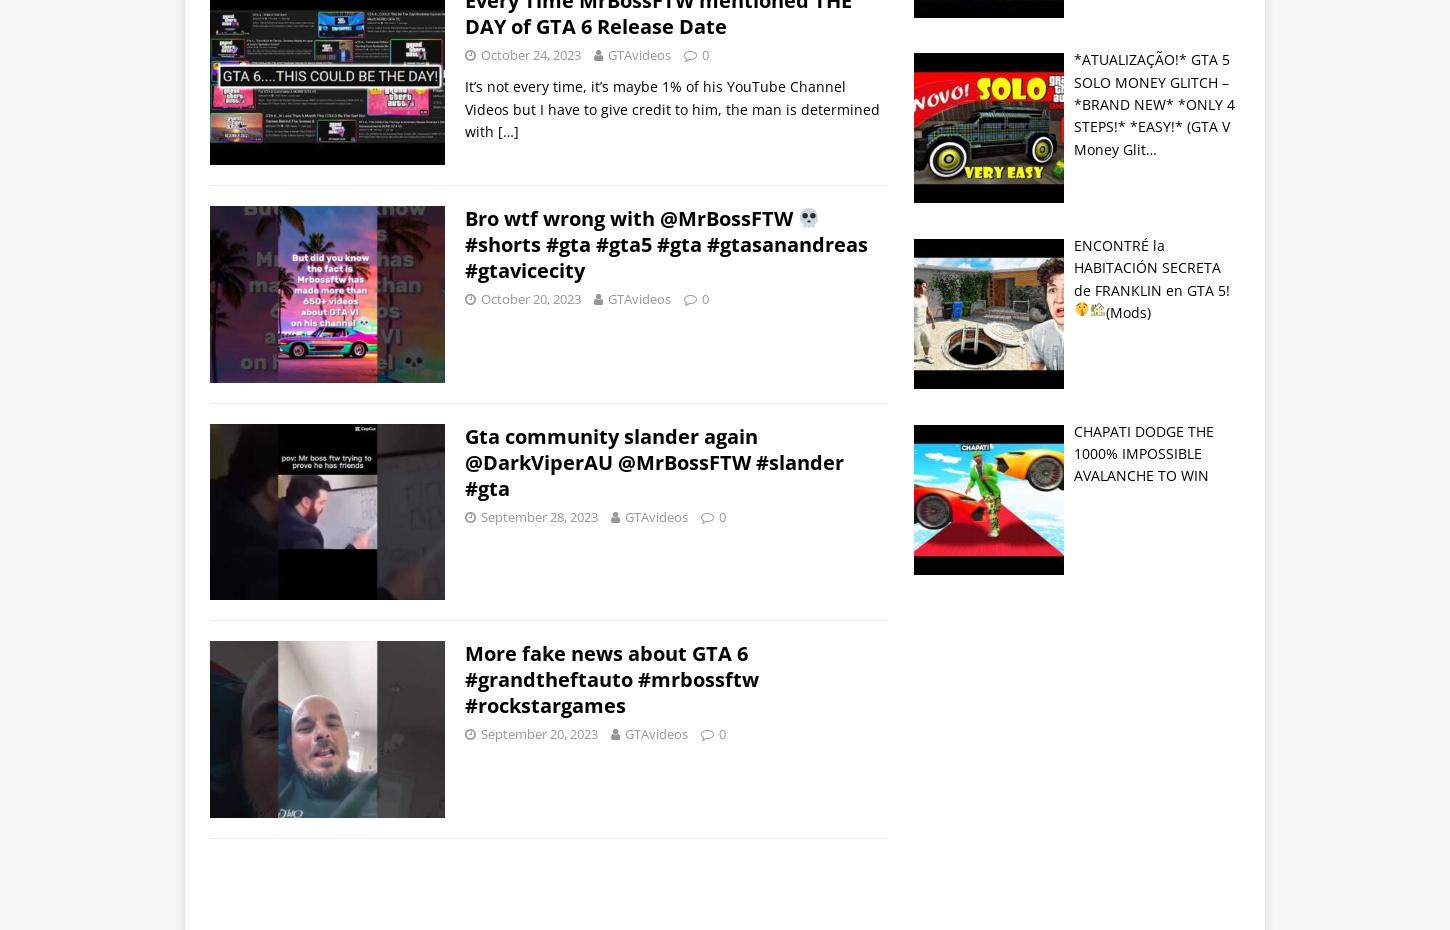 The width and height of the screenshot is (1450, 930). Describe the element at coordinates (1151, 267) in the screenshot. I see `'ENCONTRÉ la HABITACIÓN SECRETA de FRANKLIN en GTA 5!'` at that location.